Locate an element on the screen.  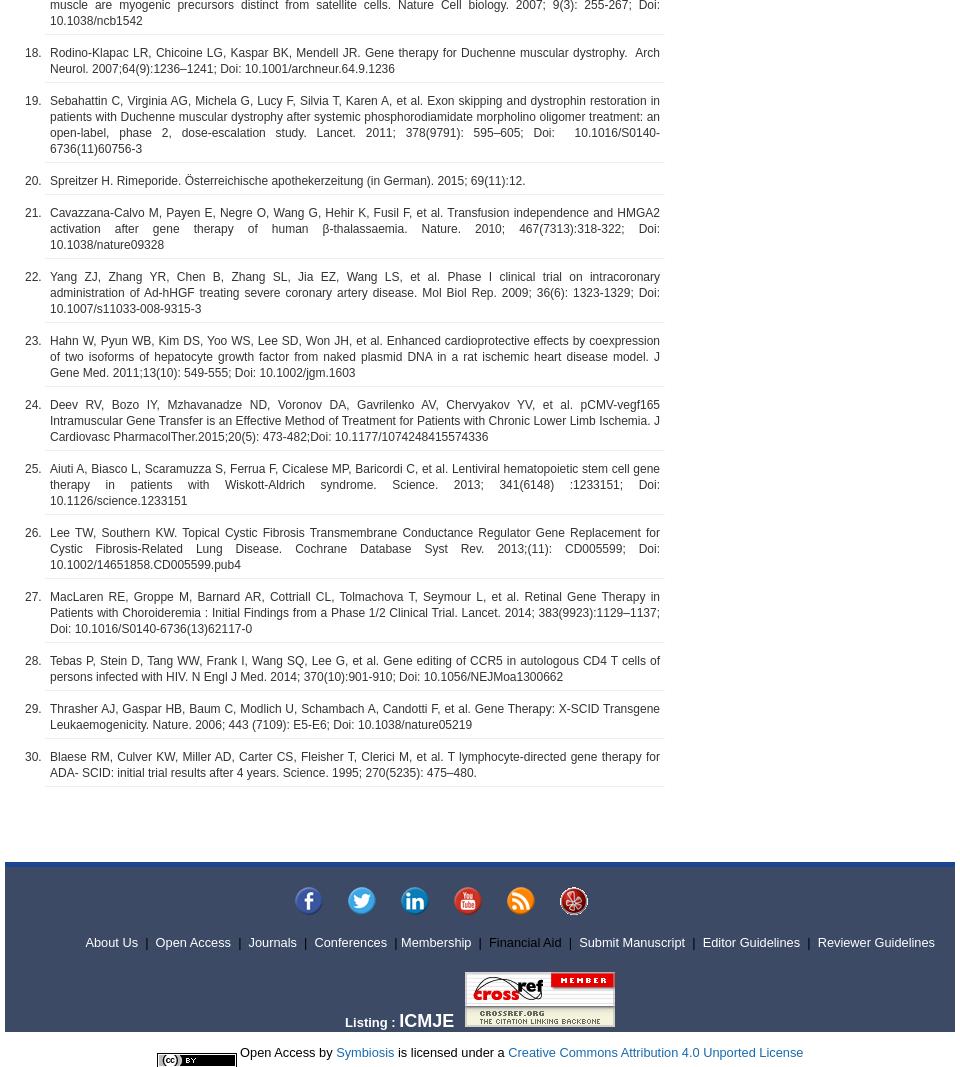
'Membership' is located at coordinates (399, 942).